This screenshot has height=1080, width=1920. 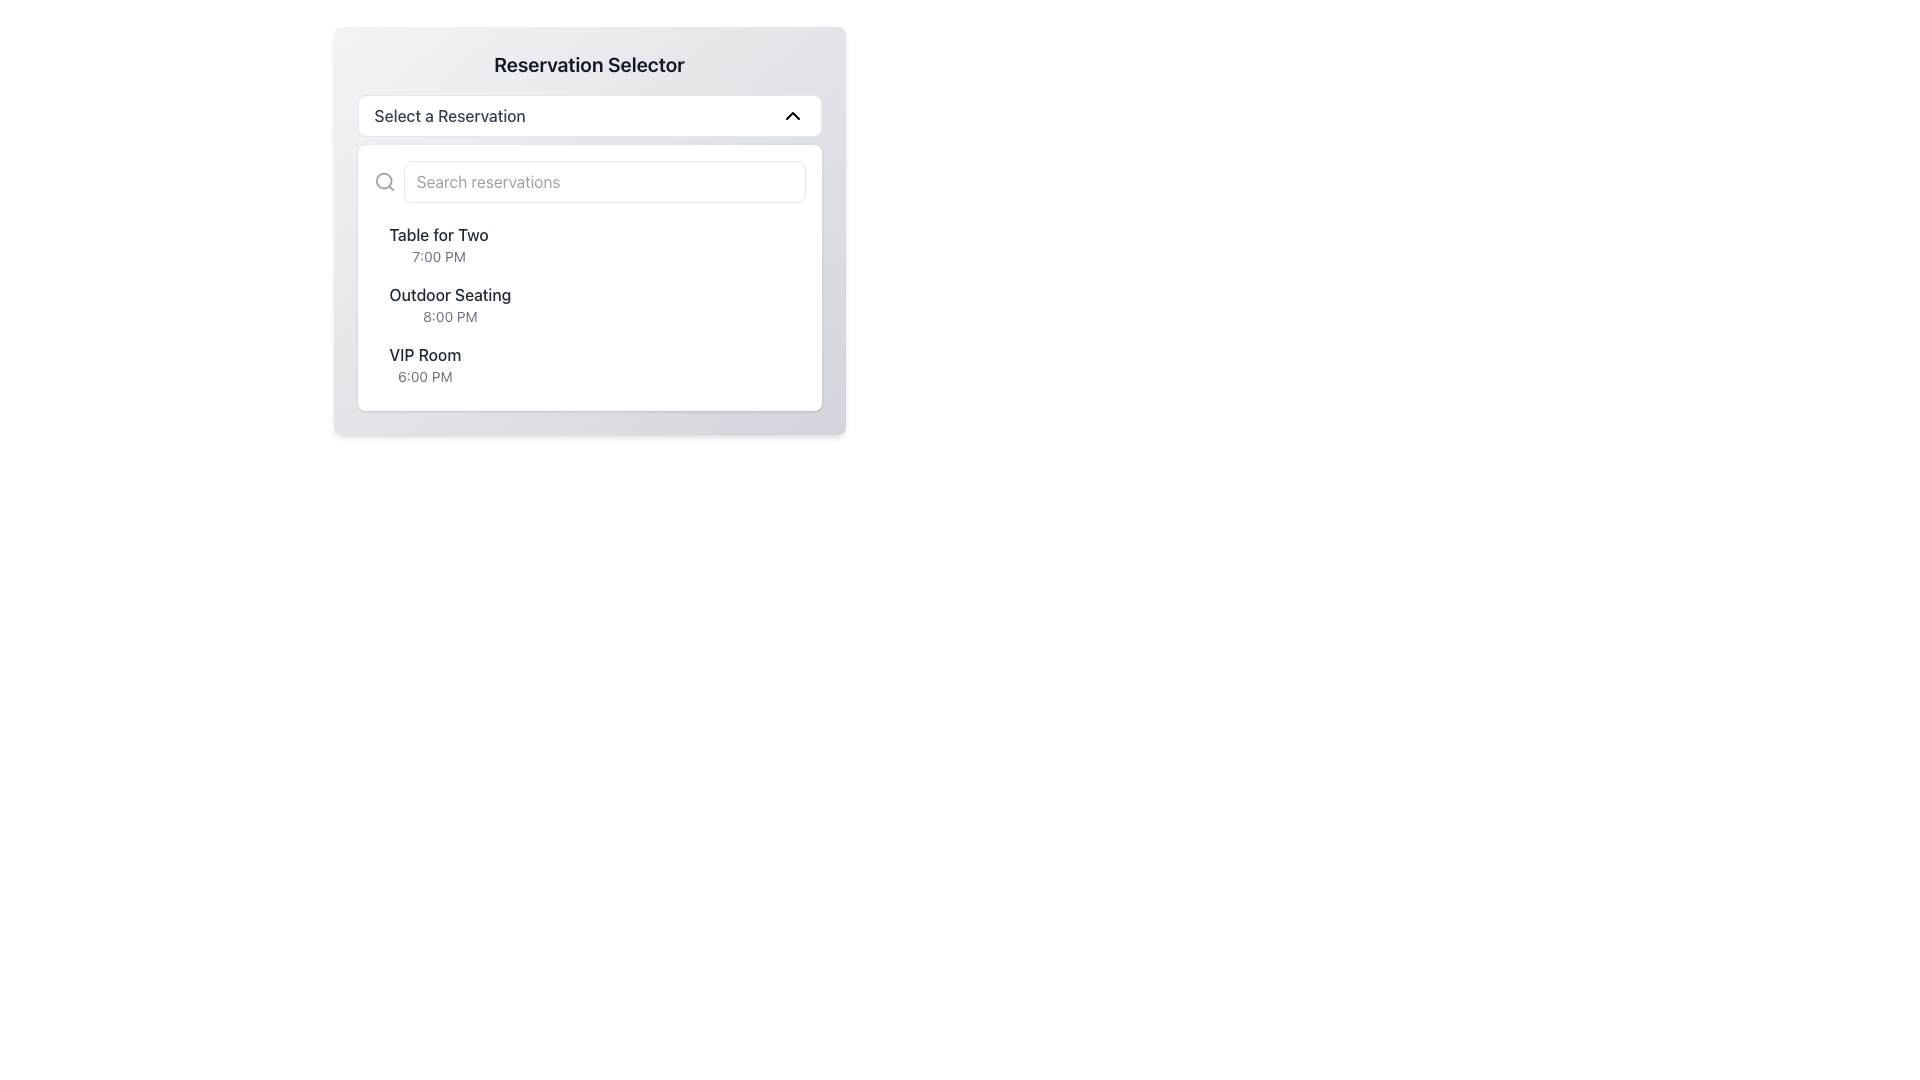 I want to click on the first reservation option in the list displaying 'Table for Two', so click(x=438, y=244).